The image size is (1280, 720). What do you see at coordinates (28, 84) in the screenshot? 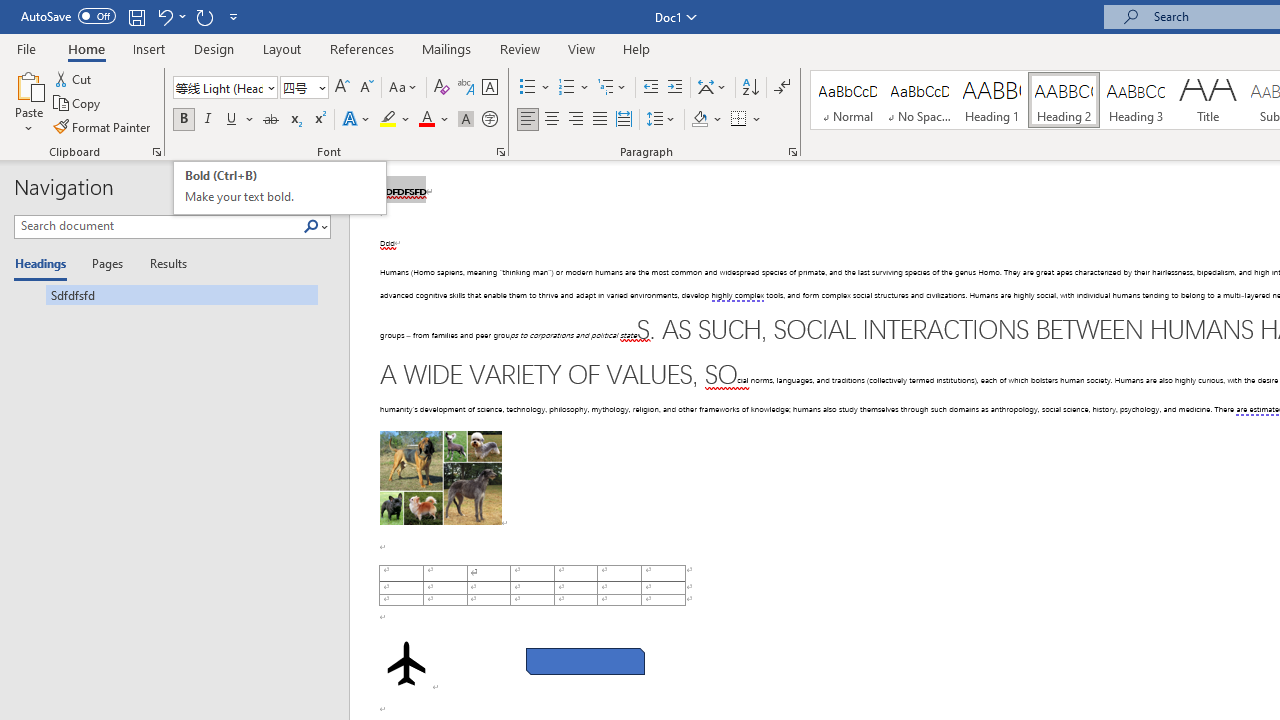
I see `'Paste'` at bounding box center [28, 84].